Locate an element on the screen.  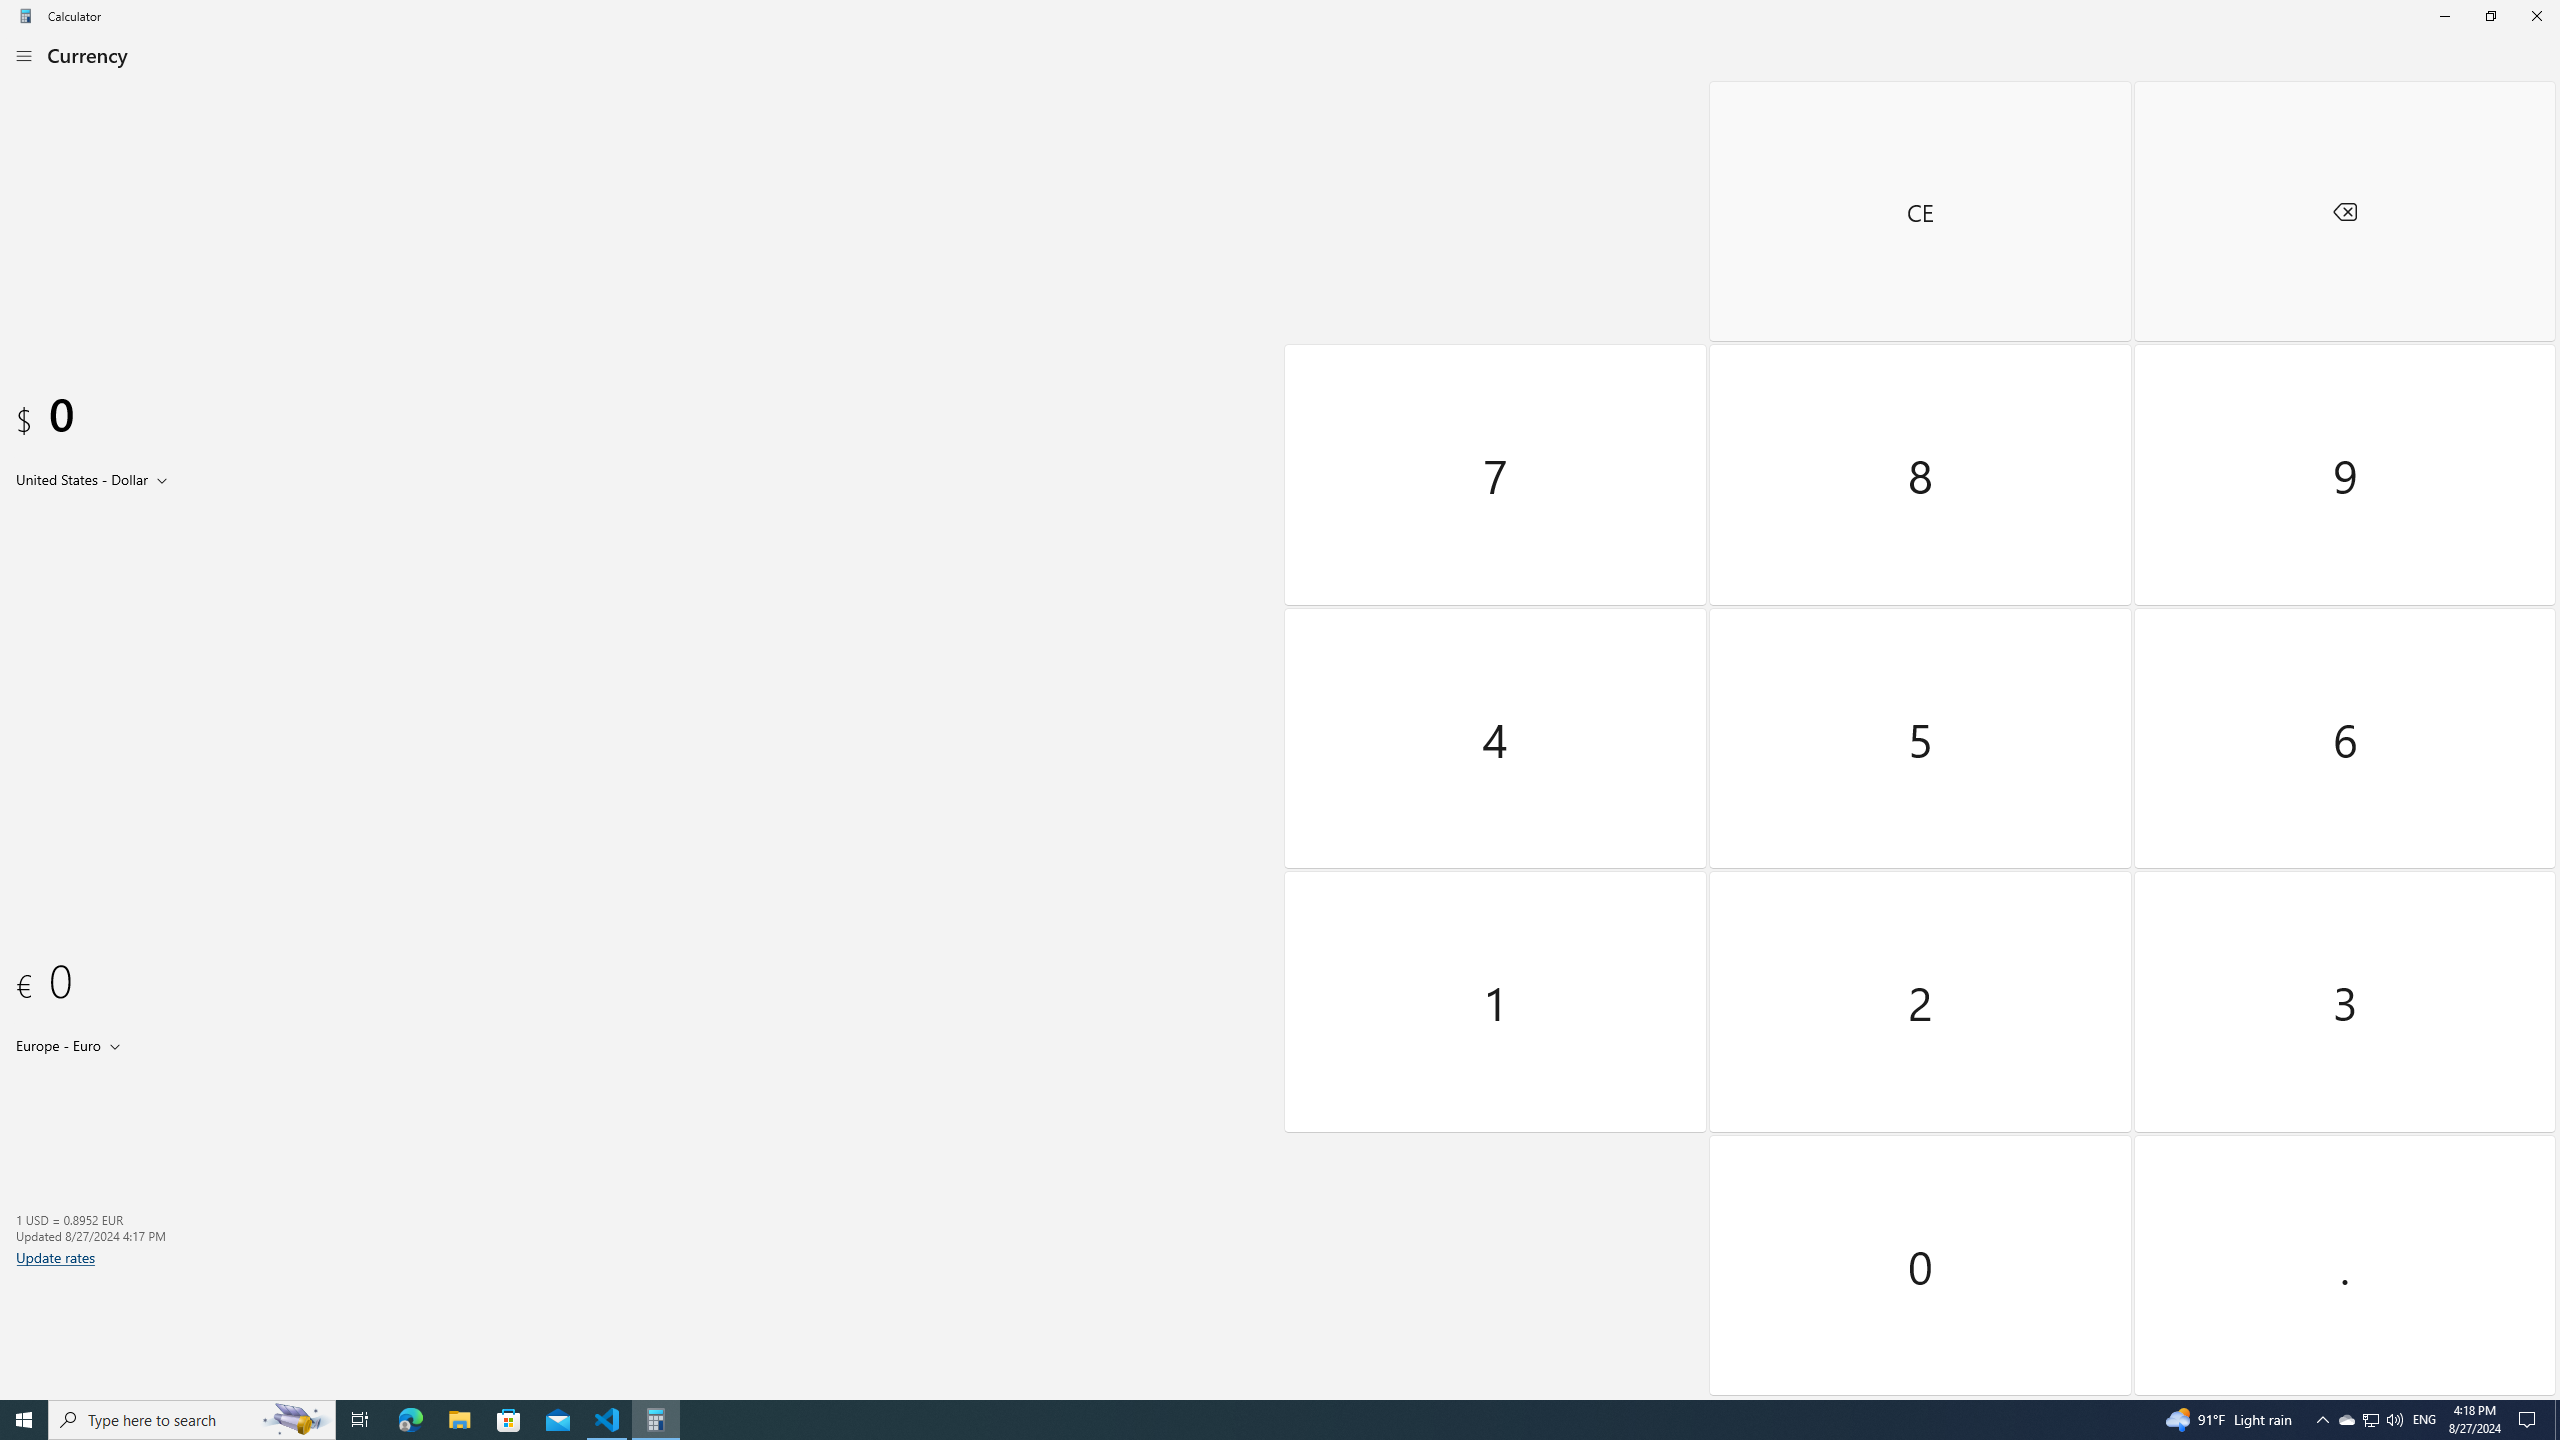
'Restore Calculator' is located at coordinates (2490, 15).